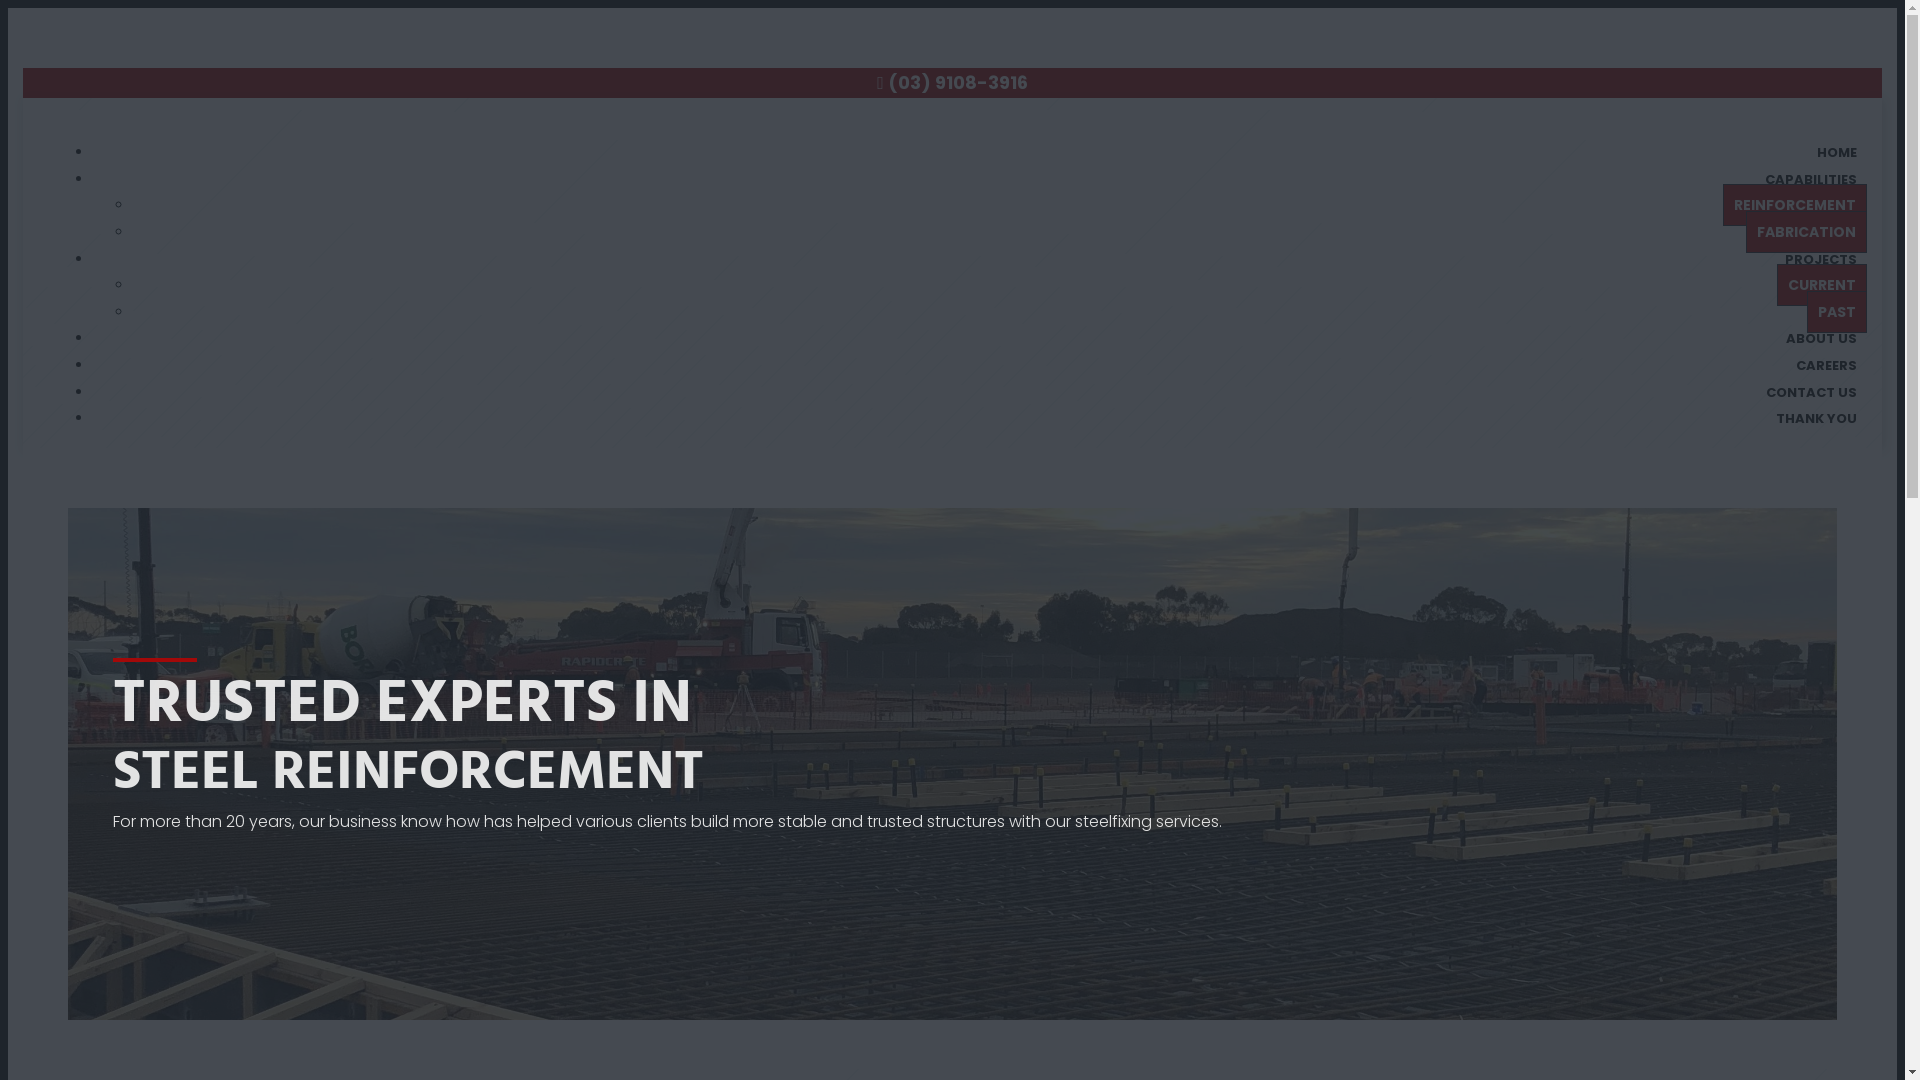 The width and height of the screenshot is (1920, 1080). I want to click on 'PAST', so click(1837, 312).